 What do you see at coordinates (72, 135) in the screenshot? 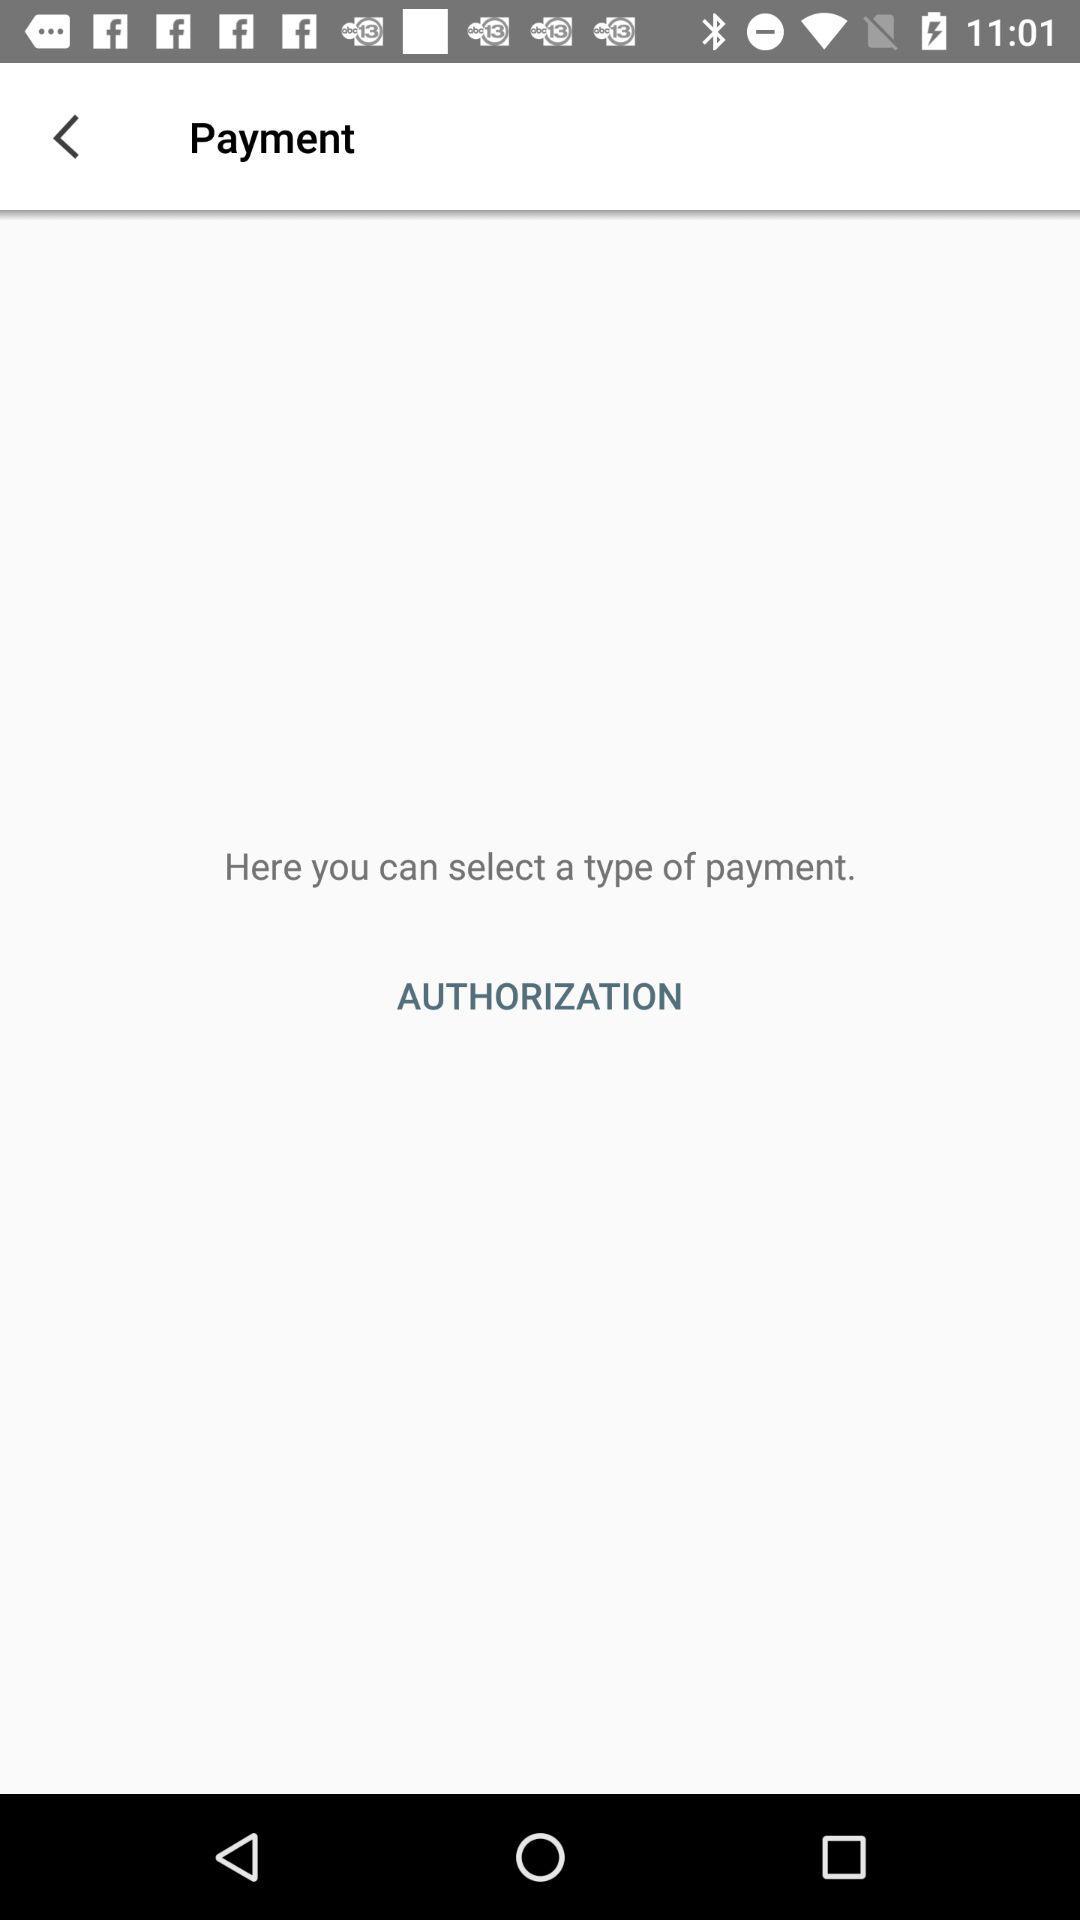
I see `item next to payment item` at bounding box center [72, 135].